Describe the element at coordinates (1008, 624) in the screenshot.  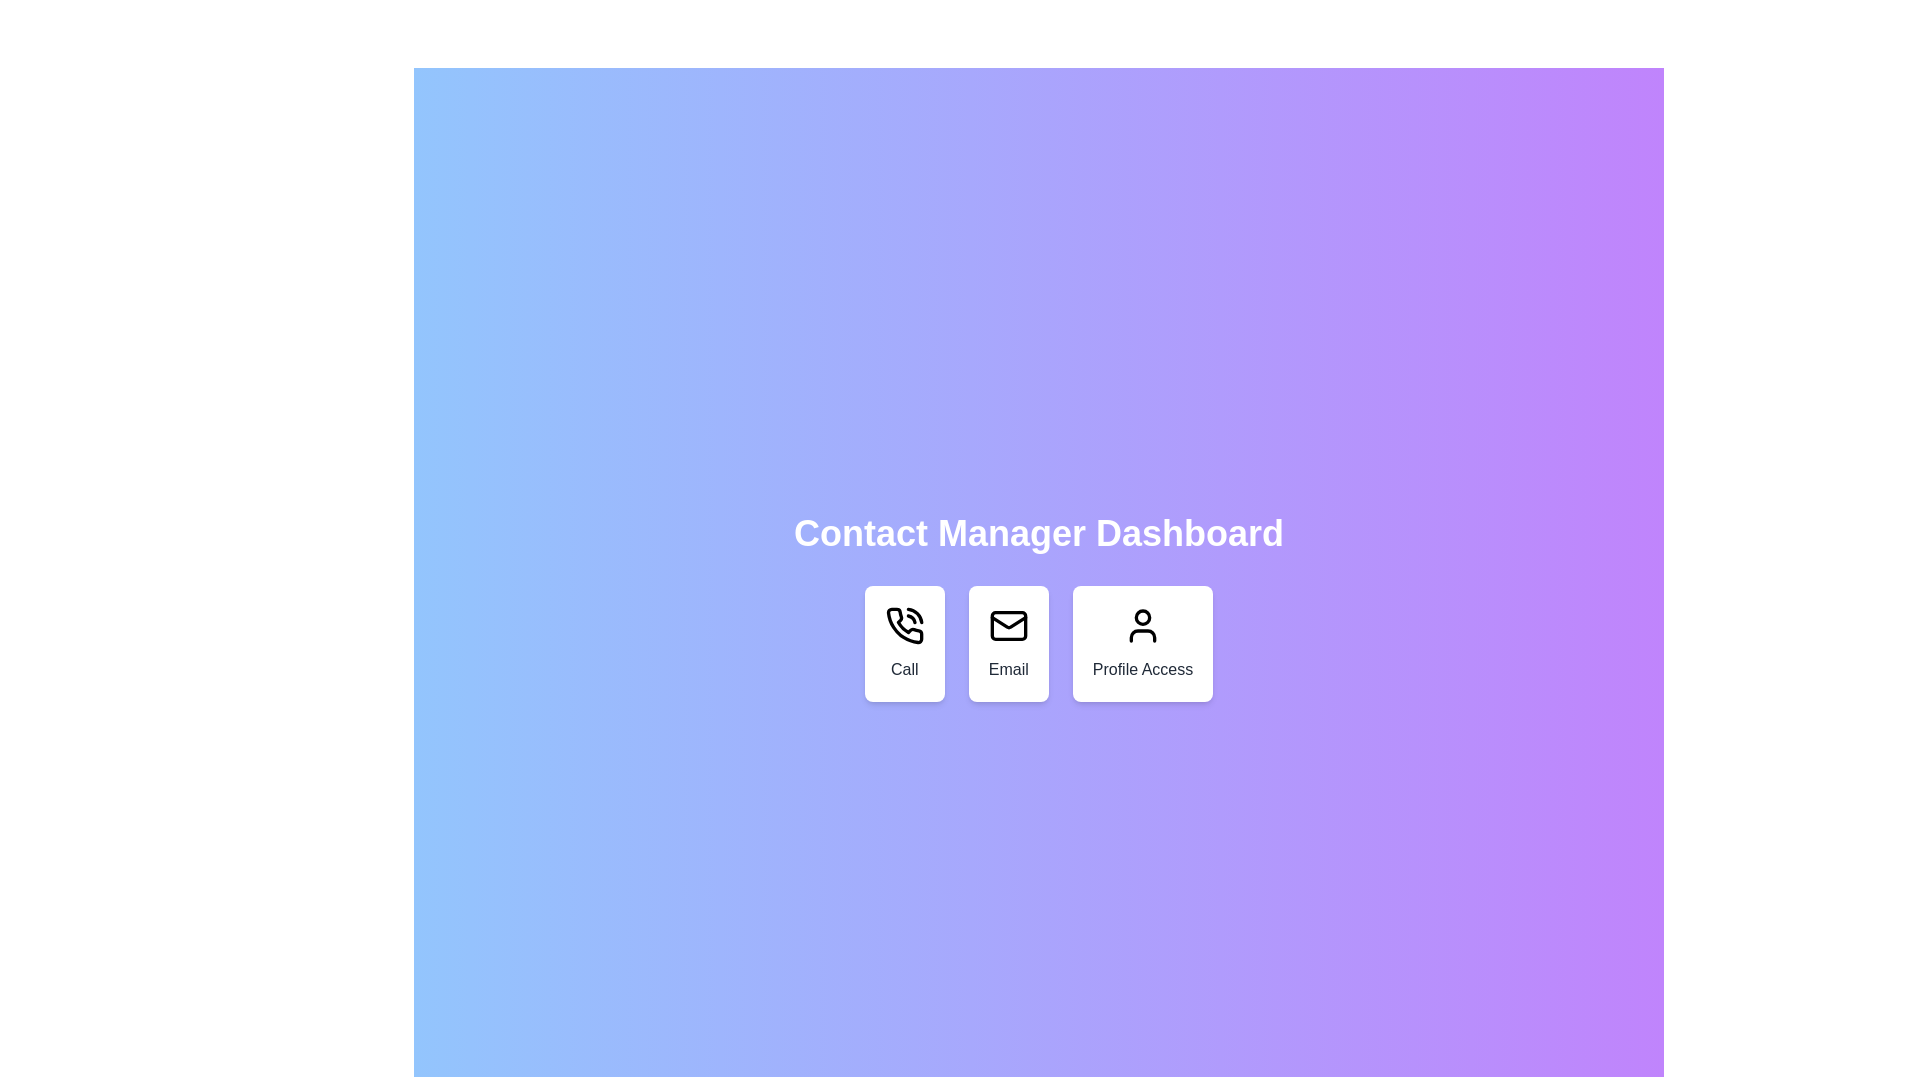
I see `the email icon located in the center column of three options, directly above the 'Email' label on the card component in the Contact Manager Dashboard` at that location.